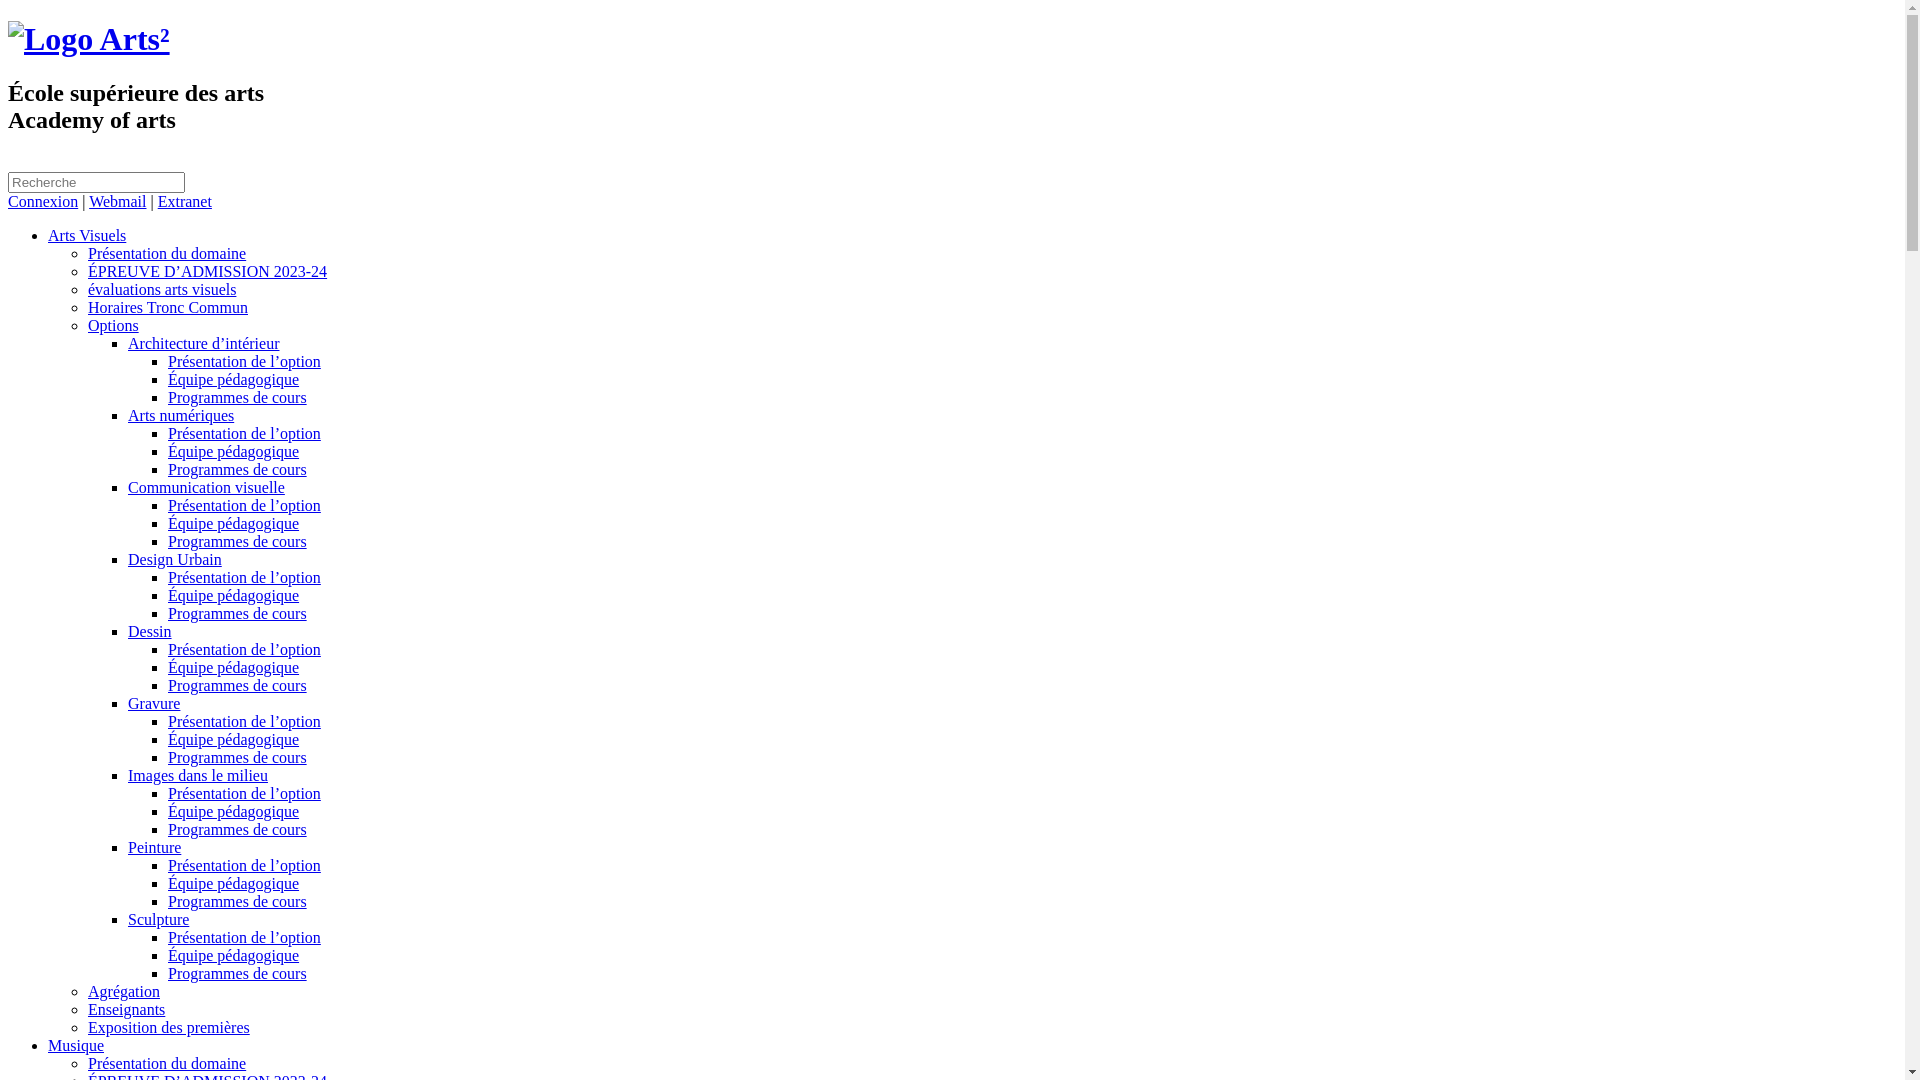 The image size is (1920, 1080). What do you see at coordinates (153, 847) in the screenshot?
I see `'Peinture'` at bounding box center [153, 847].